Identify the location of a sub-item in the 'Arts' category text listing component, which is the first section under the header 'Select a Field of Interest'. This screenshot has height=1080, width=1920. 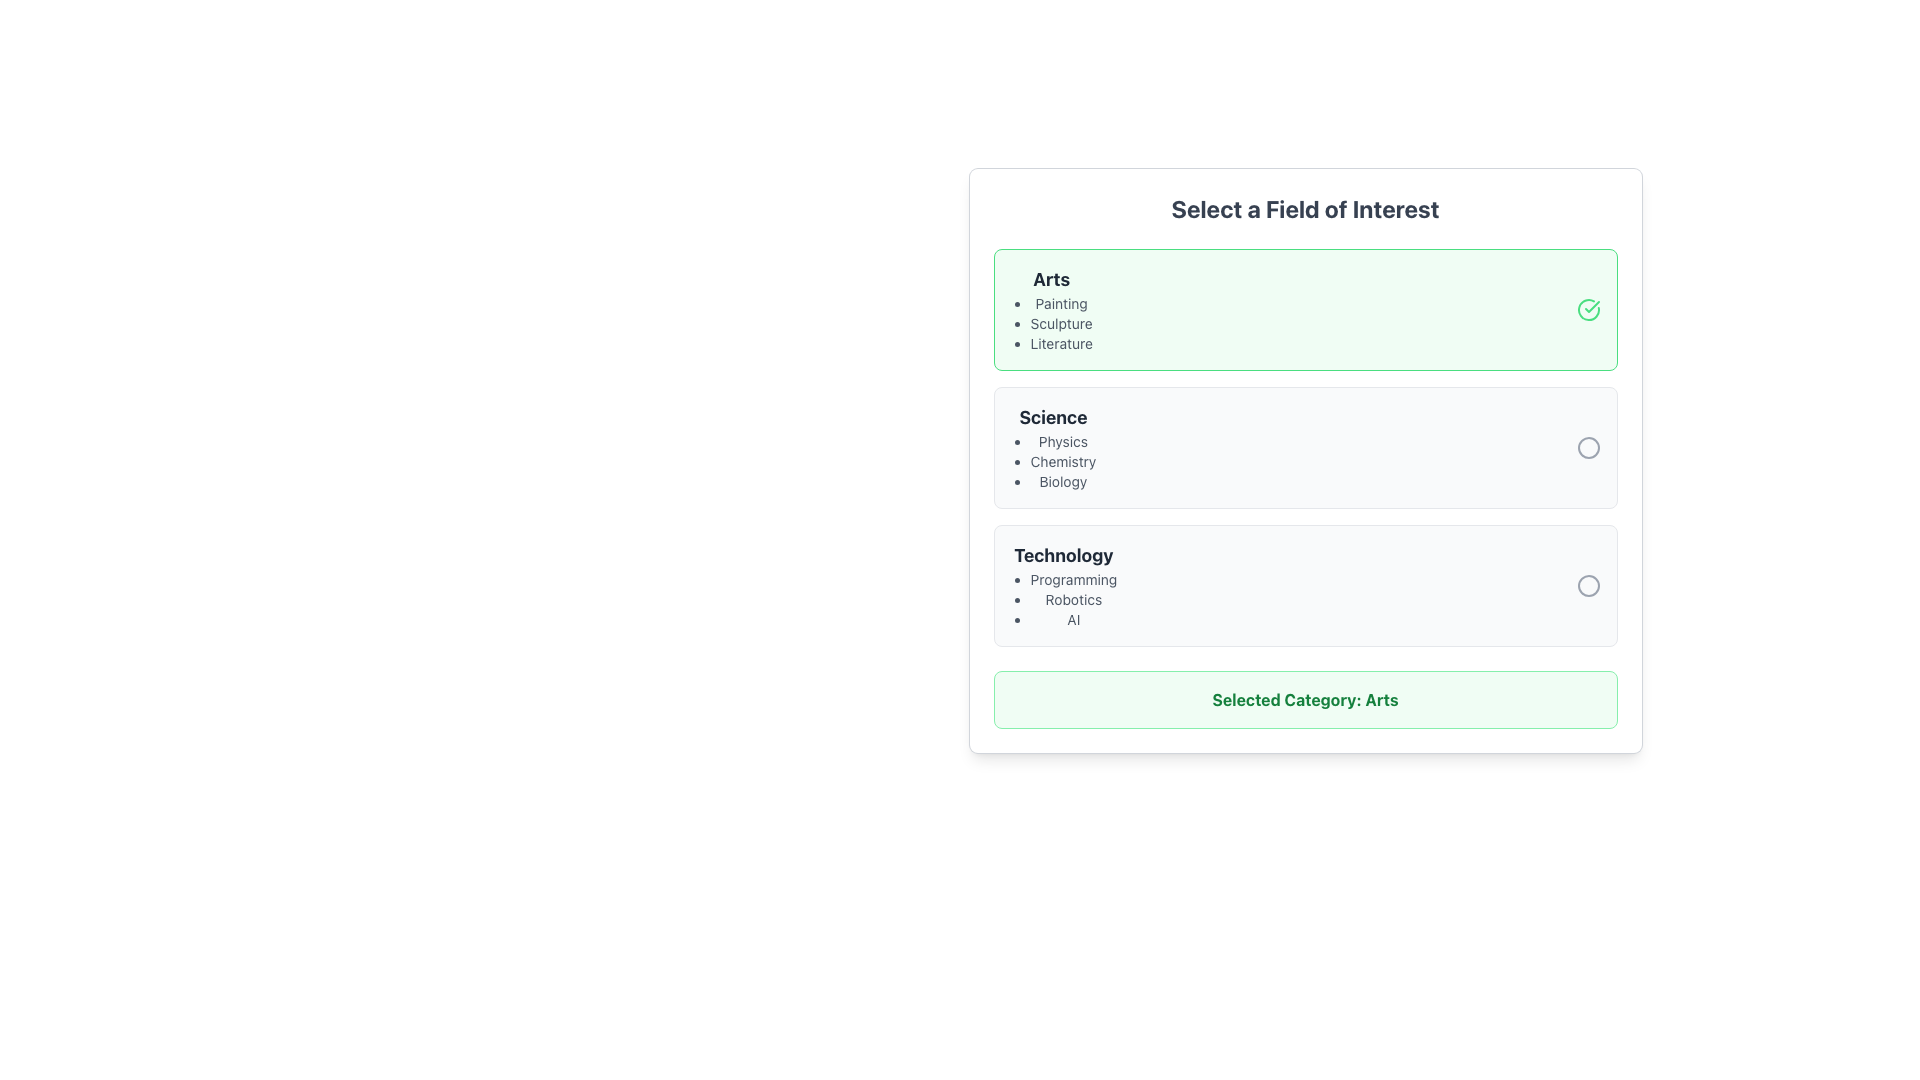
(1050, 309).